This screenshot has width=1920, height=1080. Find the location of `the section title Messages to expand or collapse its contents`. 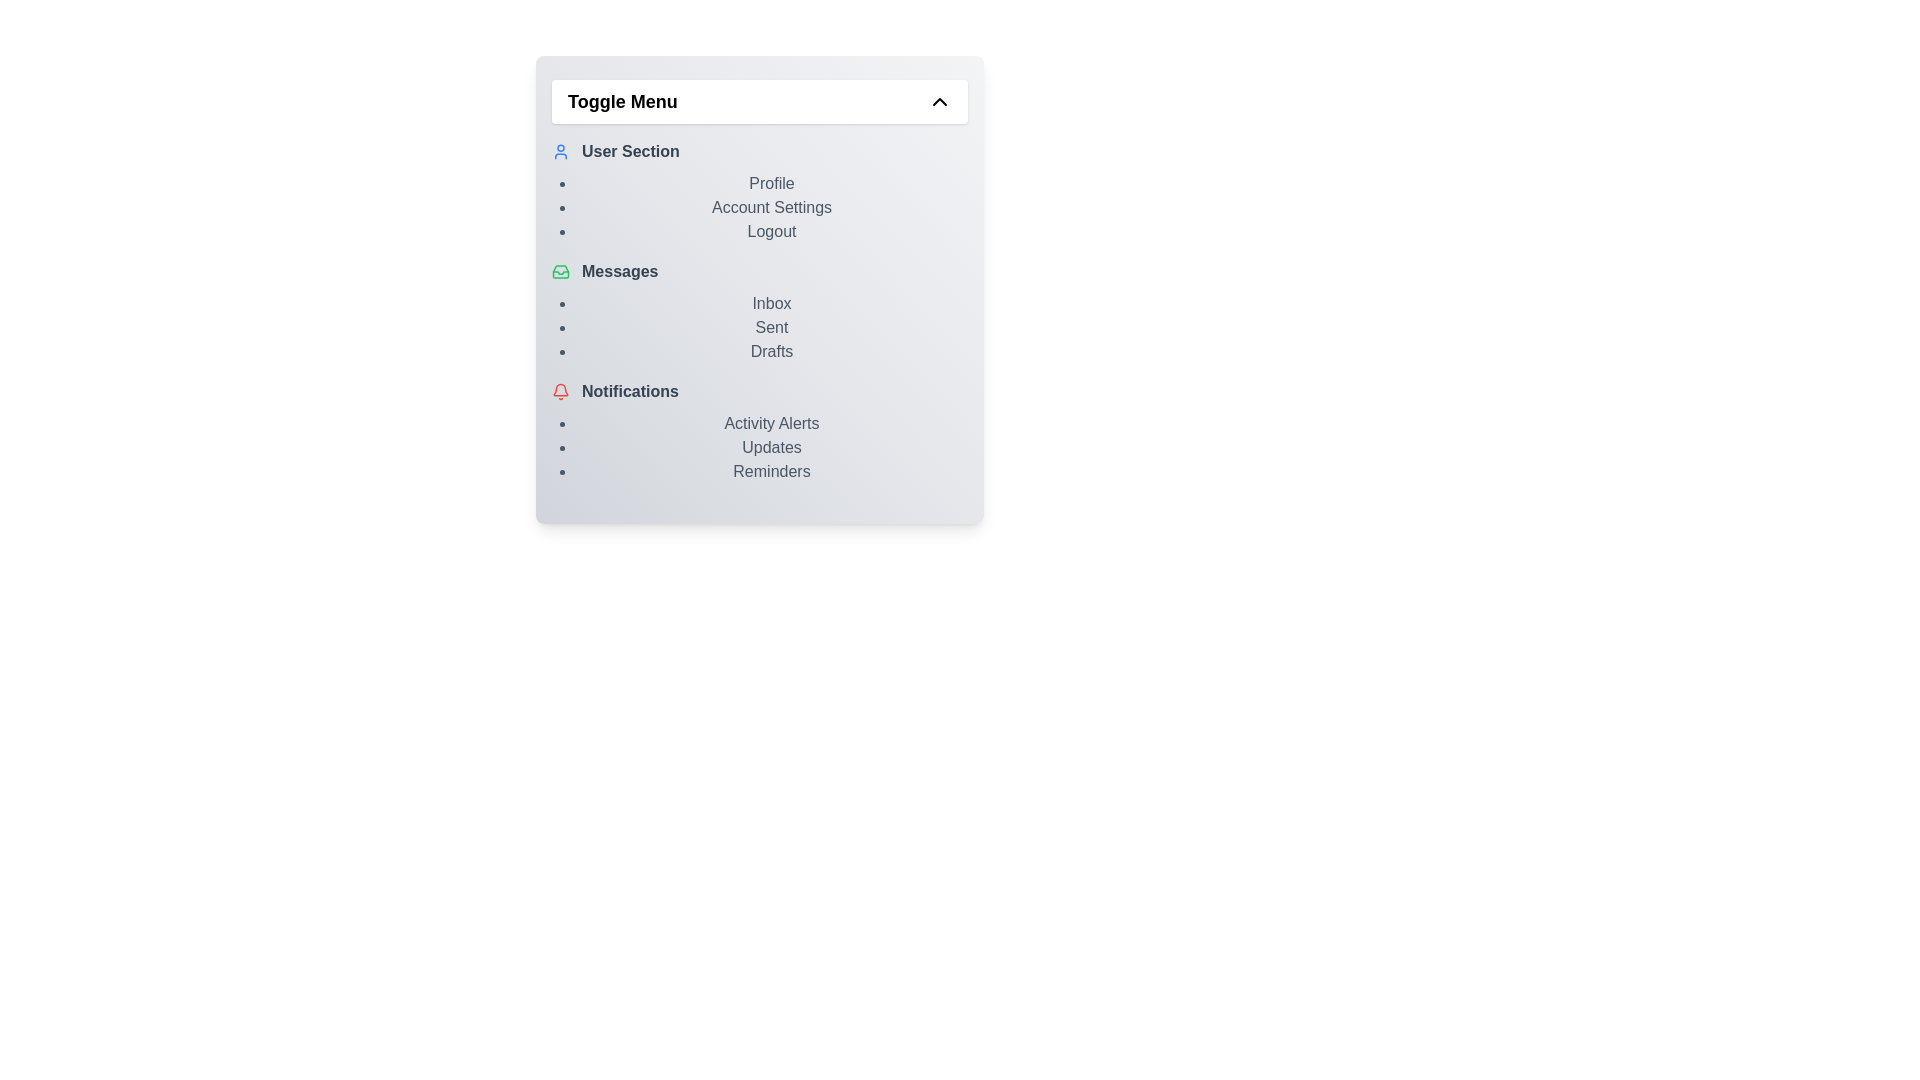

the section title Messages to expand or collapse its contents is located at coordinates (758, 272).